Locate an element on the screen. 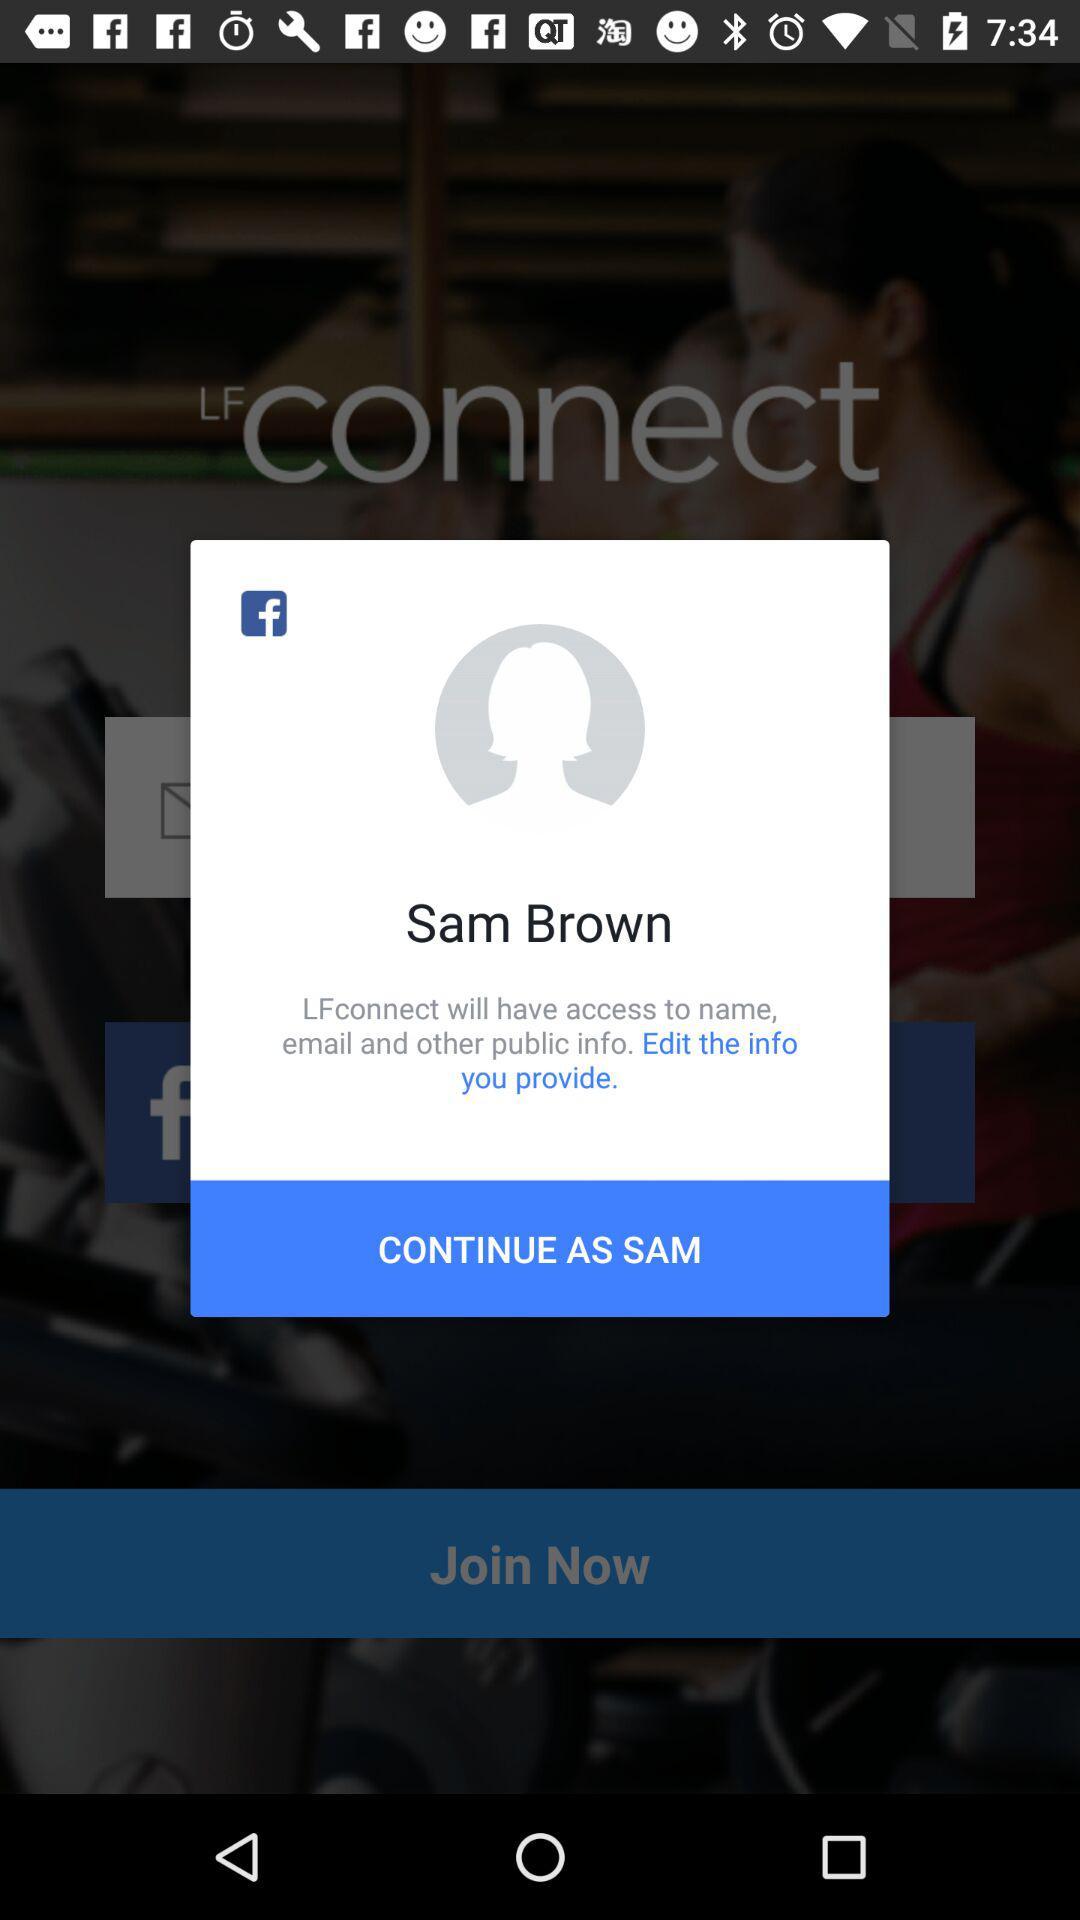  item below the lfconnect will have is located at coordinates (540, 1247).